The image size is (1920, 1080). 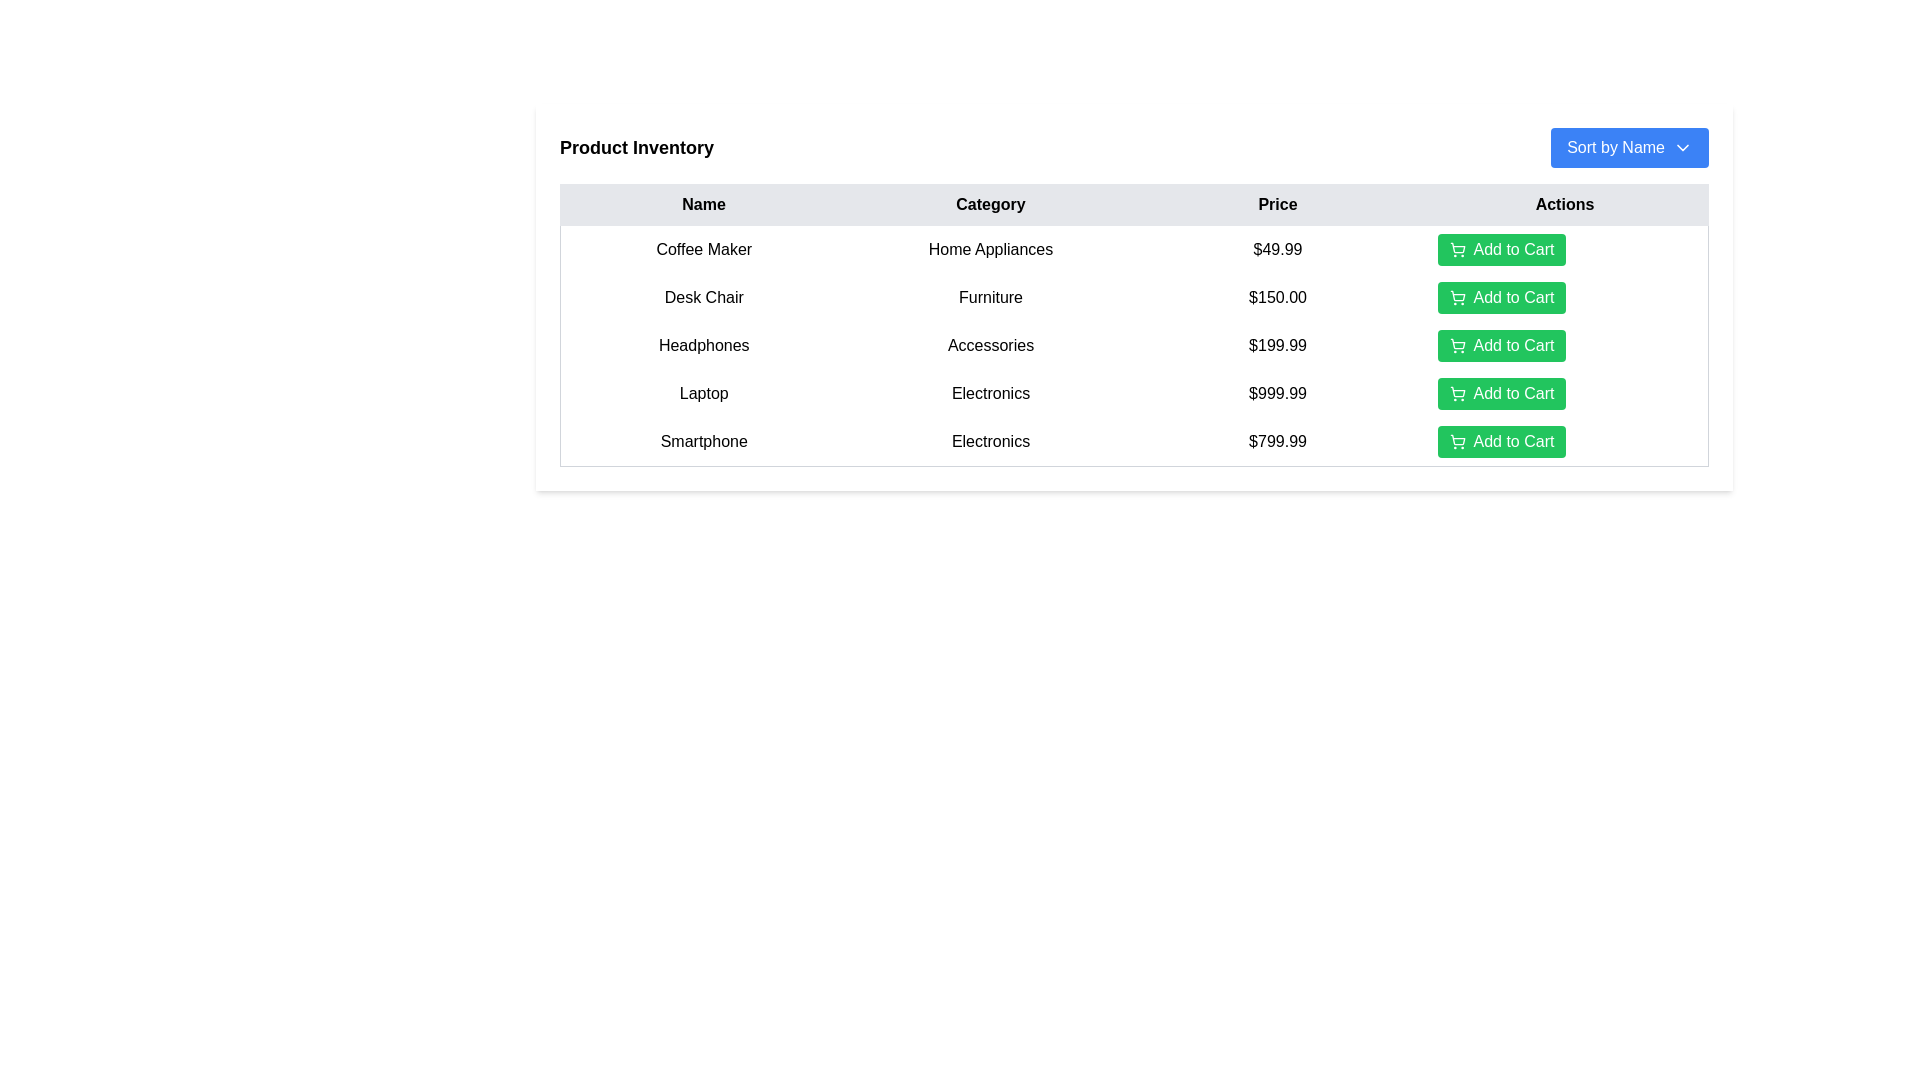 I want to click on the text label displaying 'Headphones', which is styled with centered alignment and padding, located in the 'Name' column of a product details table, so click(x=704, y=345).